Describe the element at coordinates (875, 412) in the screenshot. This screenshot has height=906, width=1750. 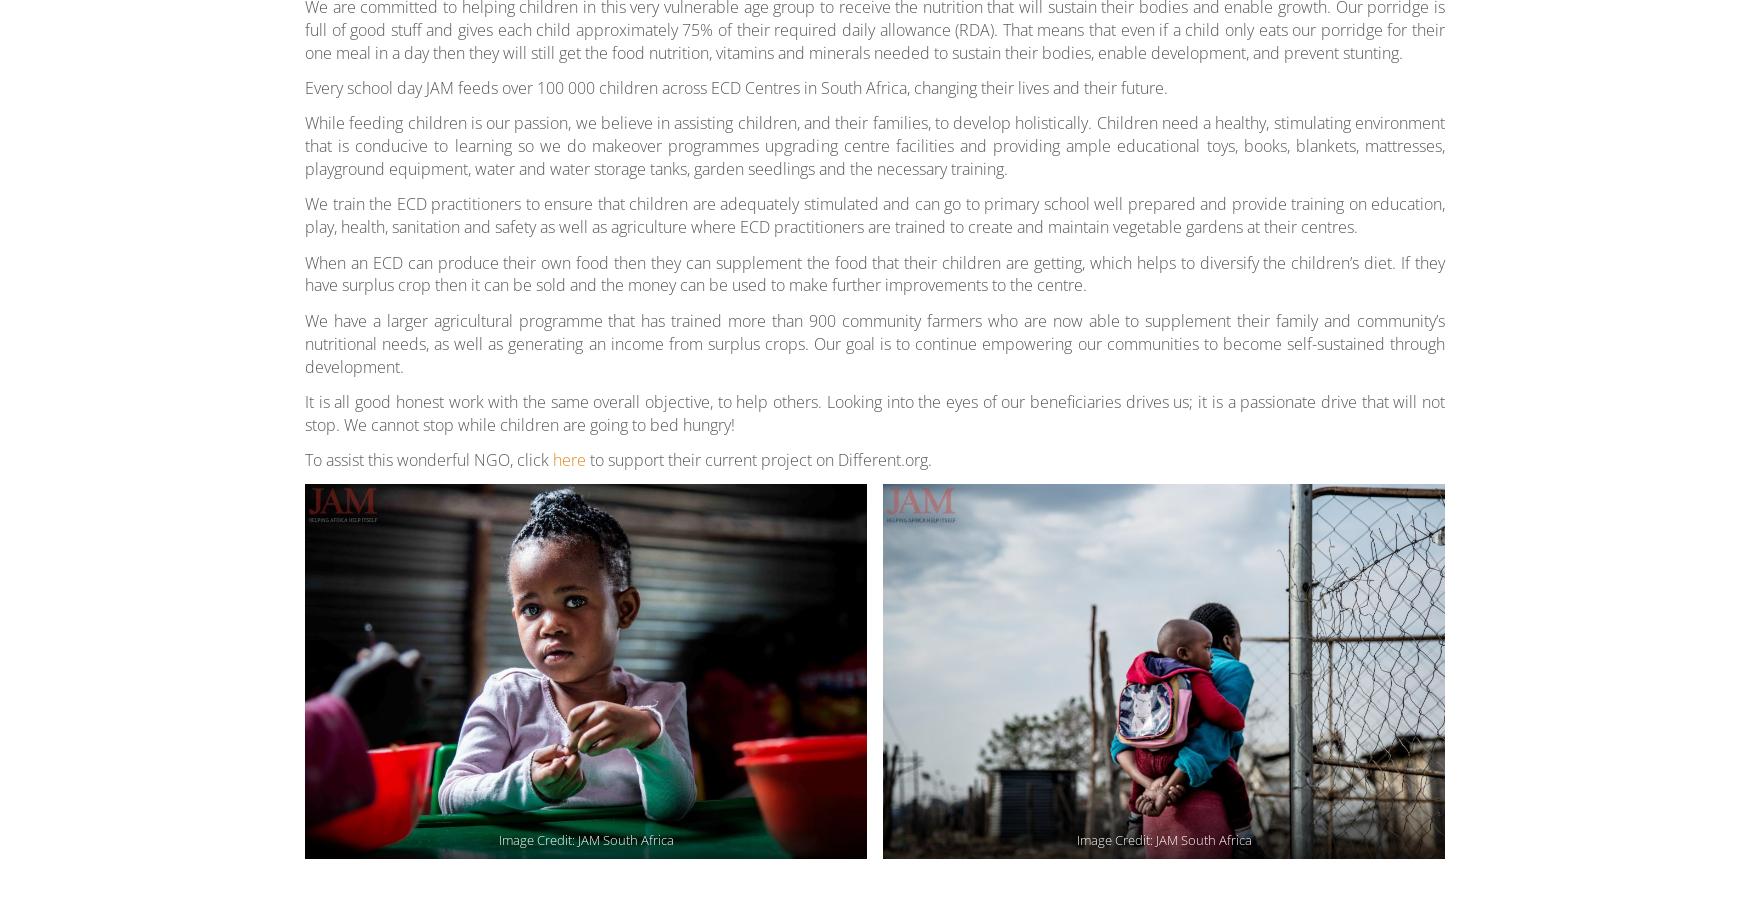
I see `'It is all good honest work with the same overall objective, to help others. Looking into the eyes of our beneficiaries drives us; it is a passionate drive that will not stop. We cannot stop while children are going to bed hungry!'` at that location.